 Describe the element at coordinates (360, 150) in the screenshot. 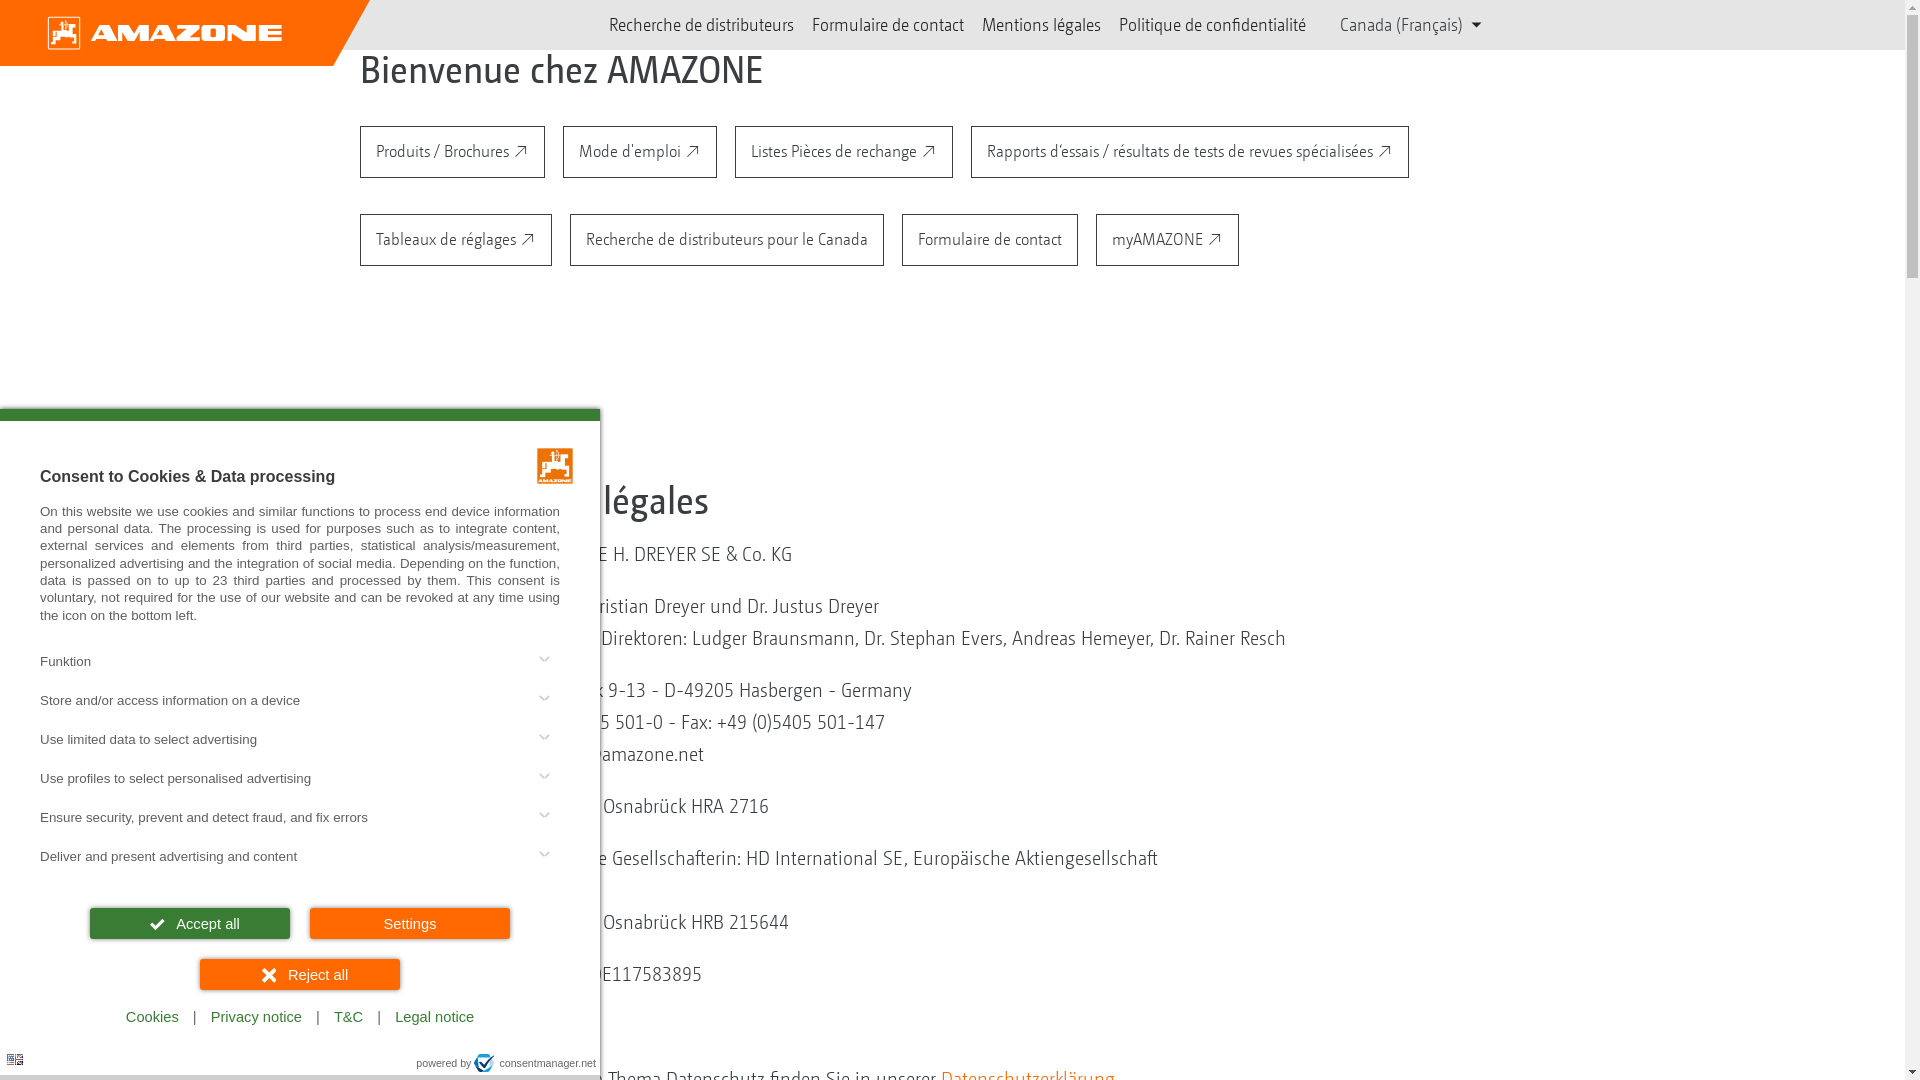

I see `'Produits / Brochures'` at that location.